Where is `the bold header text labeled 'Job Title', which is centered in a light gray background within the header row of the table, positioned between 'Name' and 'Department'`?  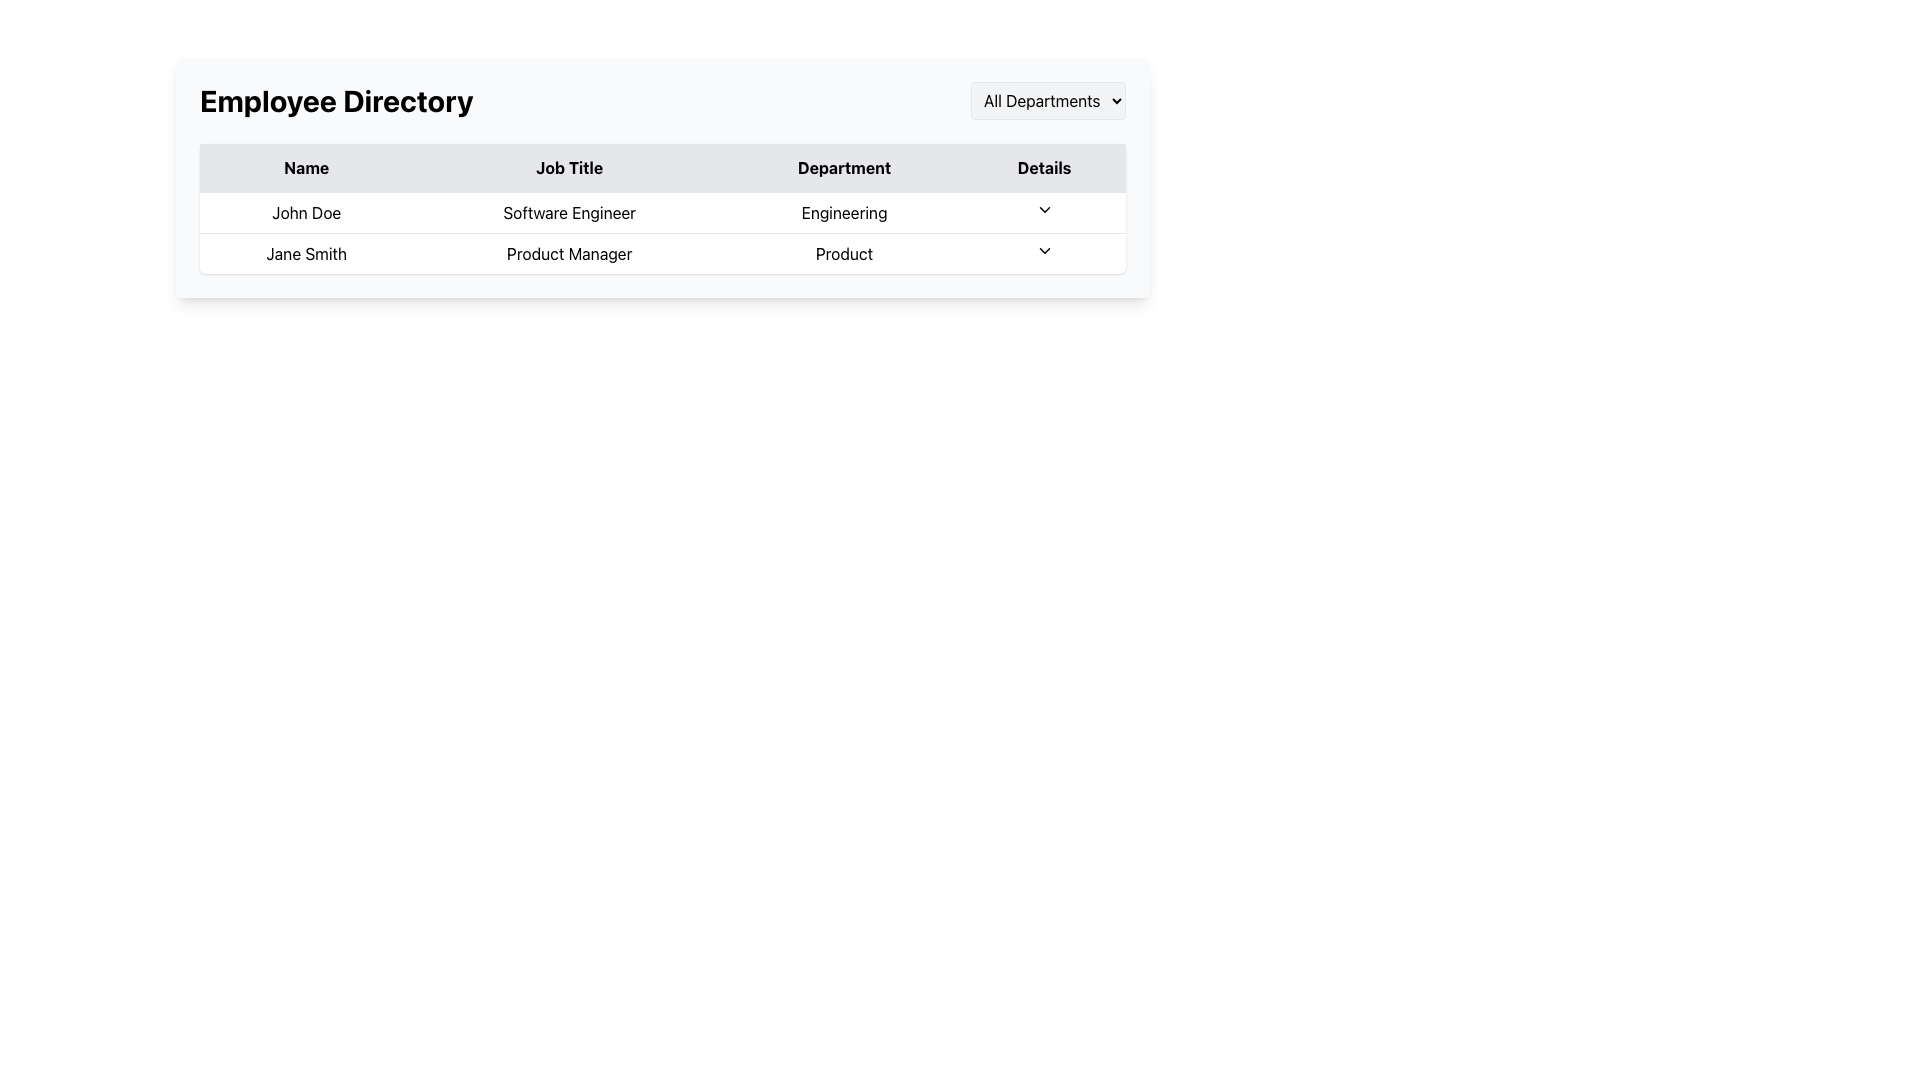
the bold header text labeled 'Job Title', which is centered in a light gray background within the header row of the table, positioned between 'Name' and 'Department' is located at coordinates (568, 167).